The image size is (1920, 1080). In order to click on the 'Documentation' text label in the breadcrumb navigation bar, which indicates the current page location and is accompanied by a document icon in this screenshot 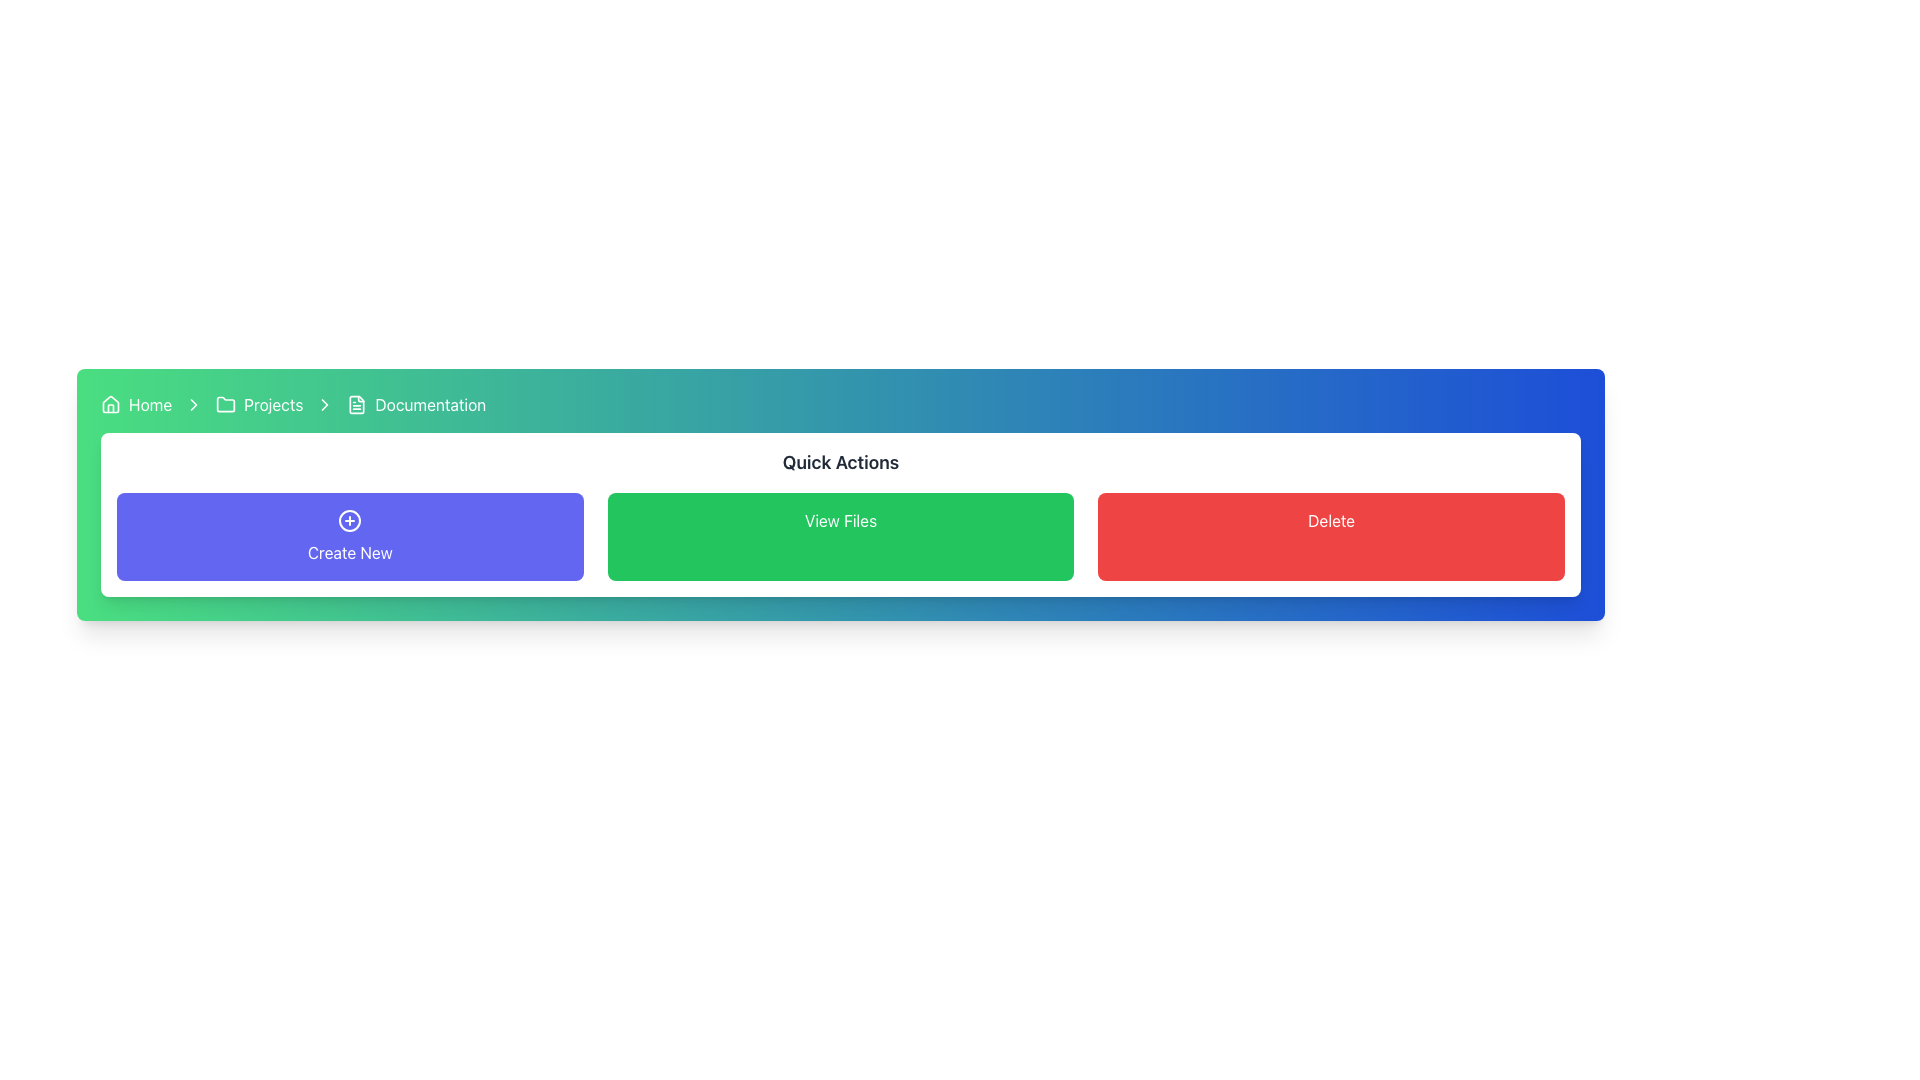, I will do `click(429, 405)`.